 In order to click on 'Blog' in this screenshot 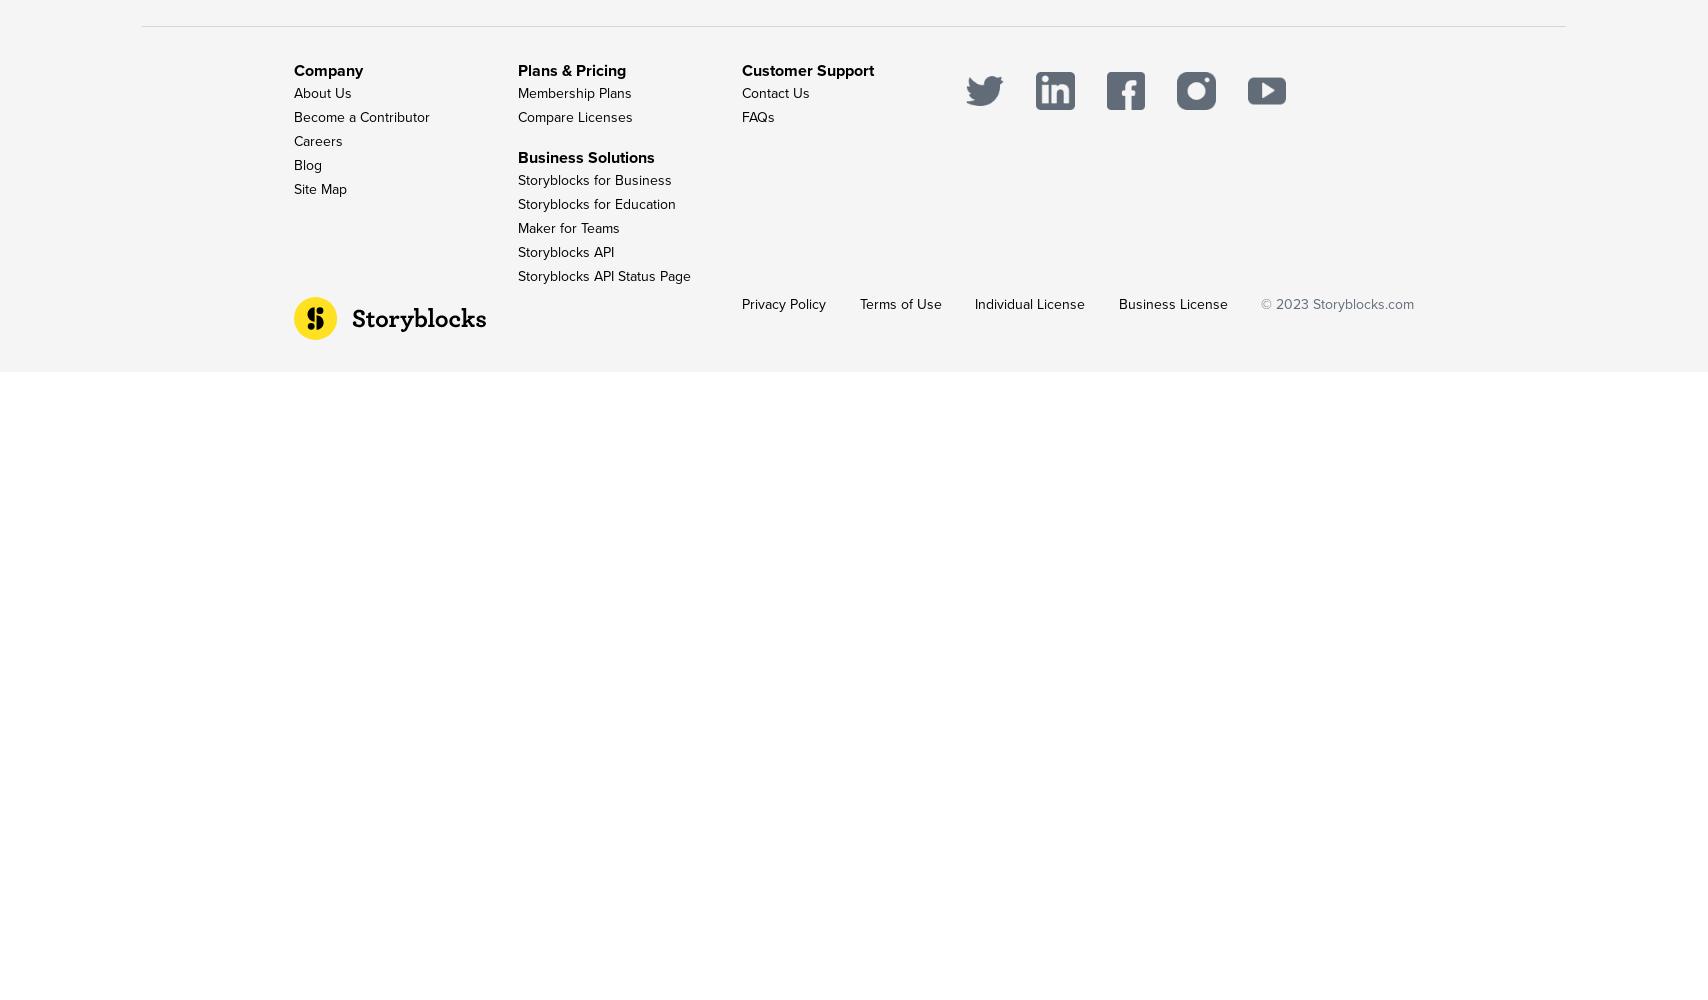, I will do `click(307, 165)`.